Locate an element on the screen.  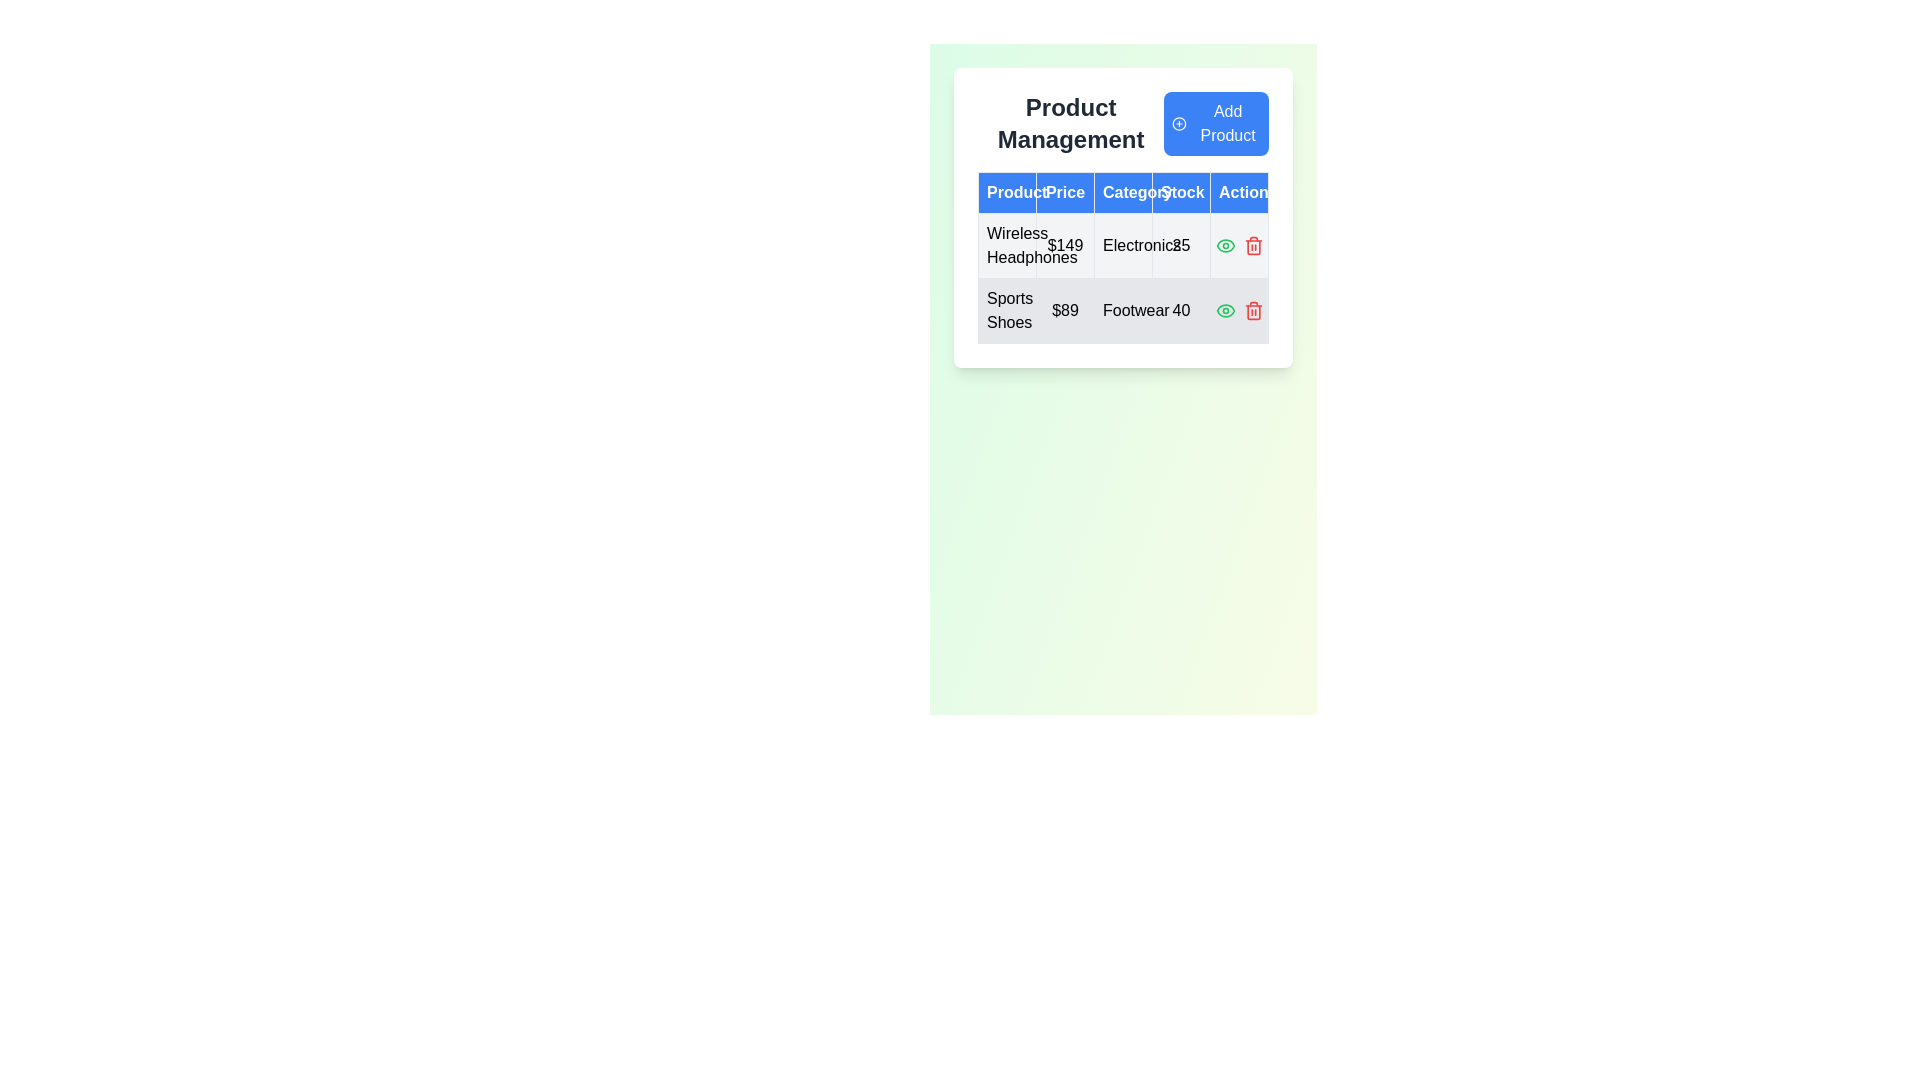
the contents of the text label displaying 'Product' in white font on a blue background, located at the top-left corner of the headers in the table is located at coordinates (1007, 192).